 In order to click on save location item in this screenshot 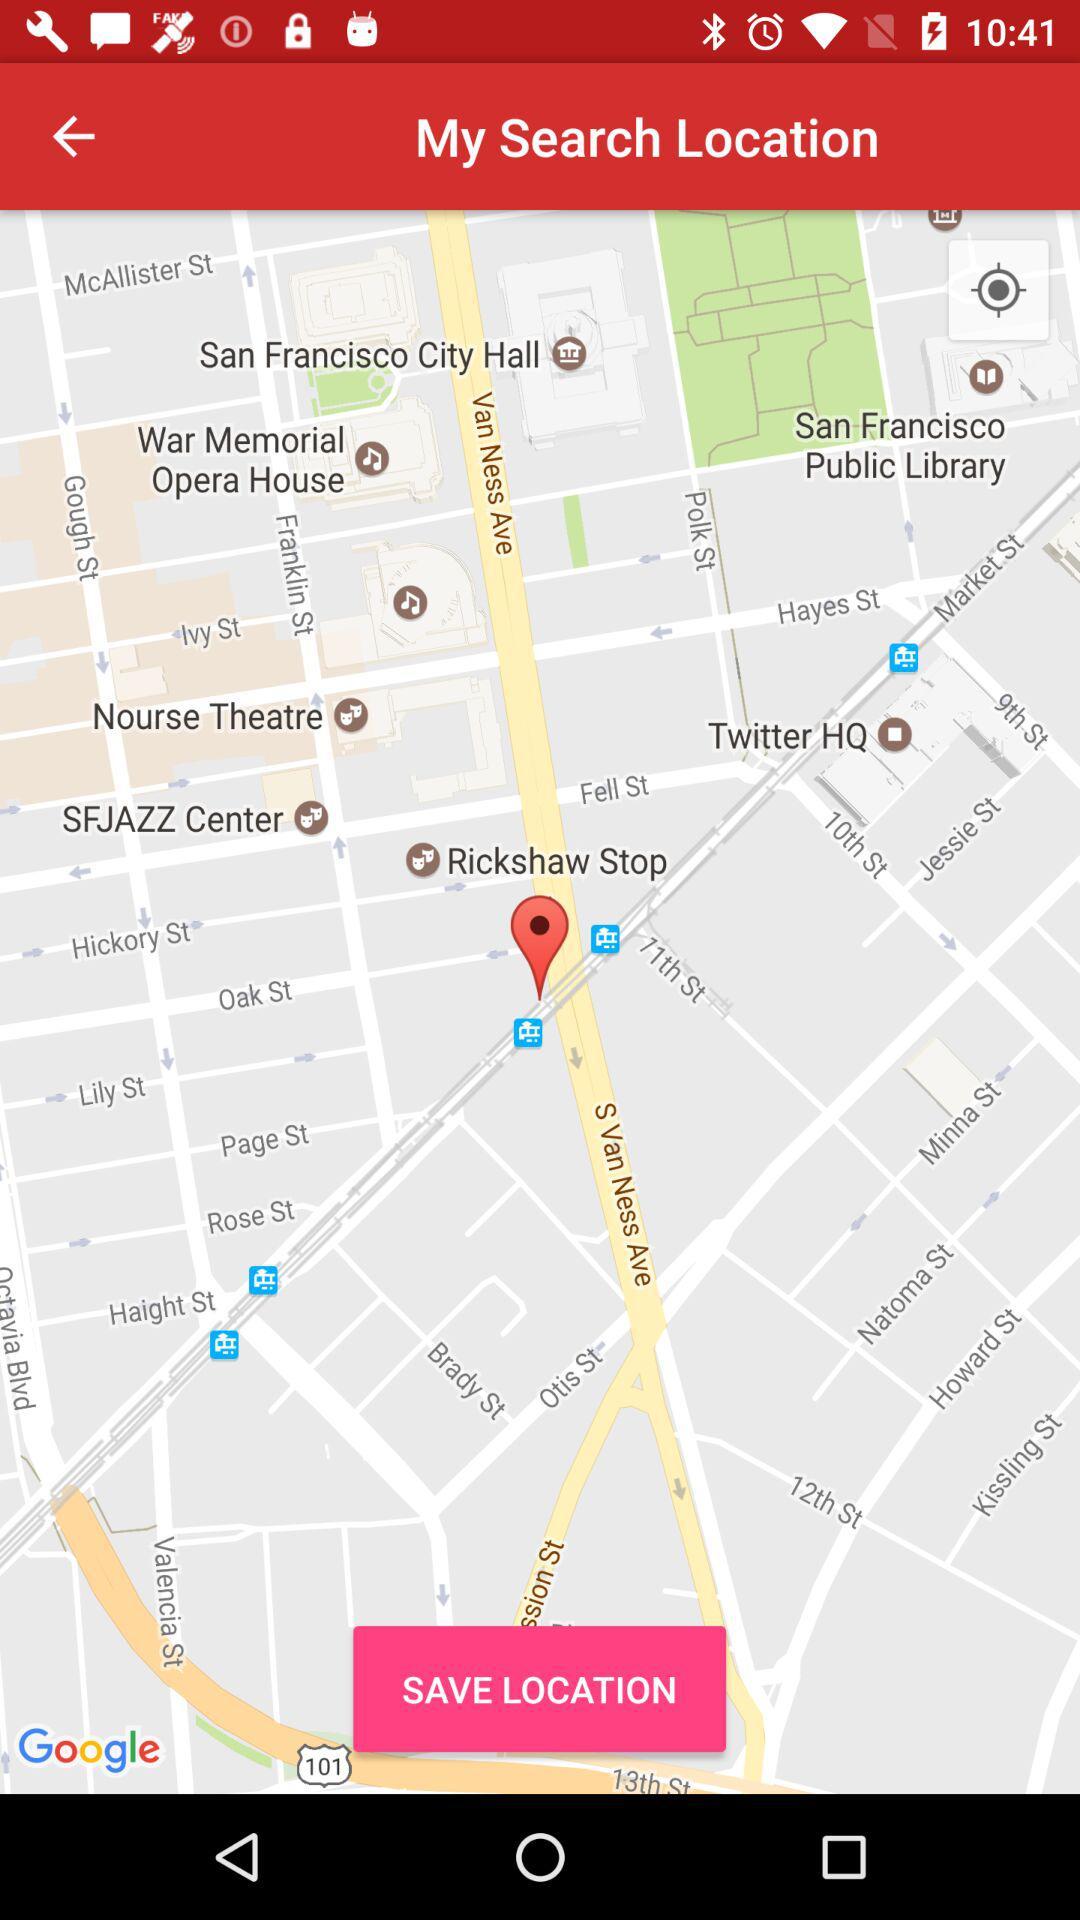, I will do `click(538, 1688)`.